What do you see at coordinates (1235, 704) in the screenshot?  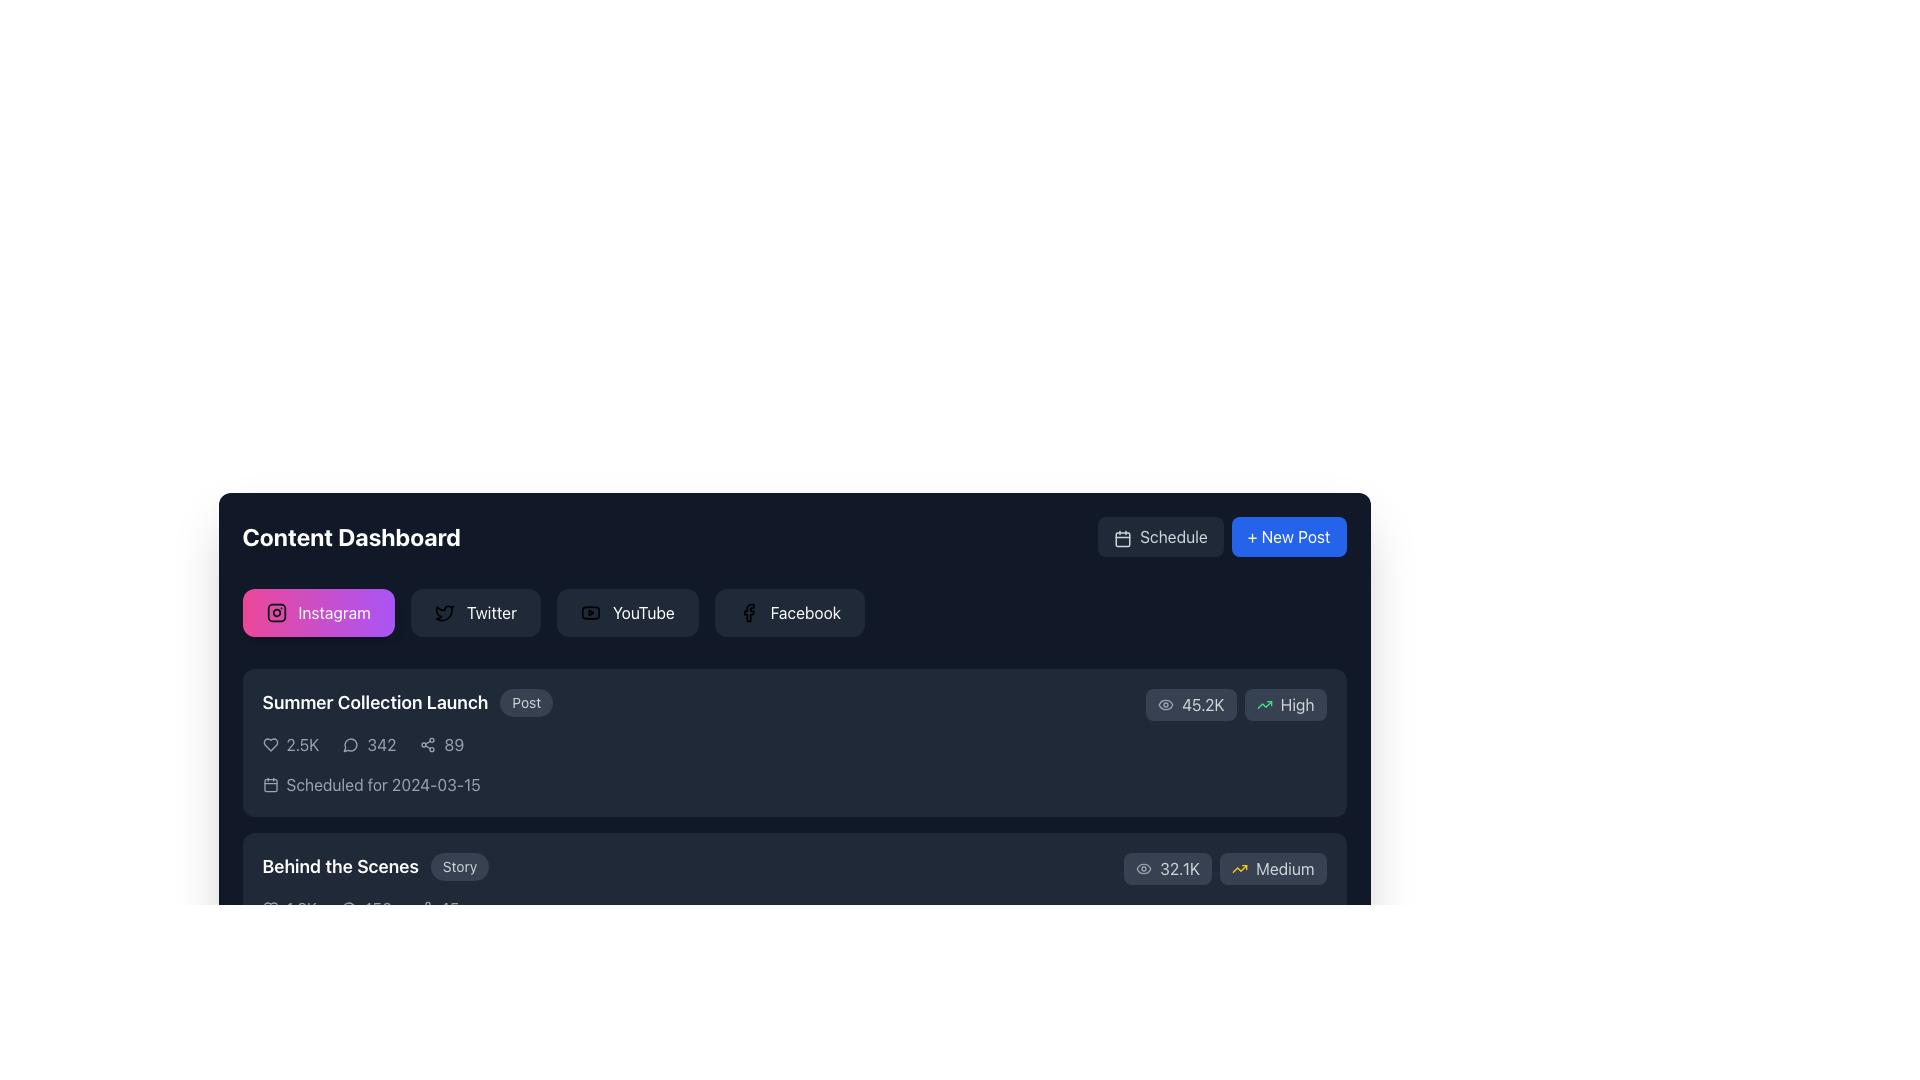 I see `the composite UI element consisting of two informational badges, which includes an eyeball icon with '45.2K' and a green upward arrow icon with 'High', located to the right of the 'Summer Collection Launch' entry` at bounding box center [1235, 704].